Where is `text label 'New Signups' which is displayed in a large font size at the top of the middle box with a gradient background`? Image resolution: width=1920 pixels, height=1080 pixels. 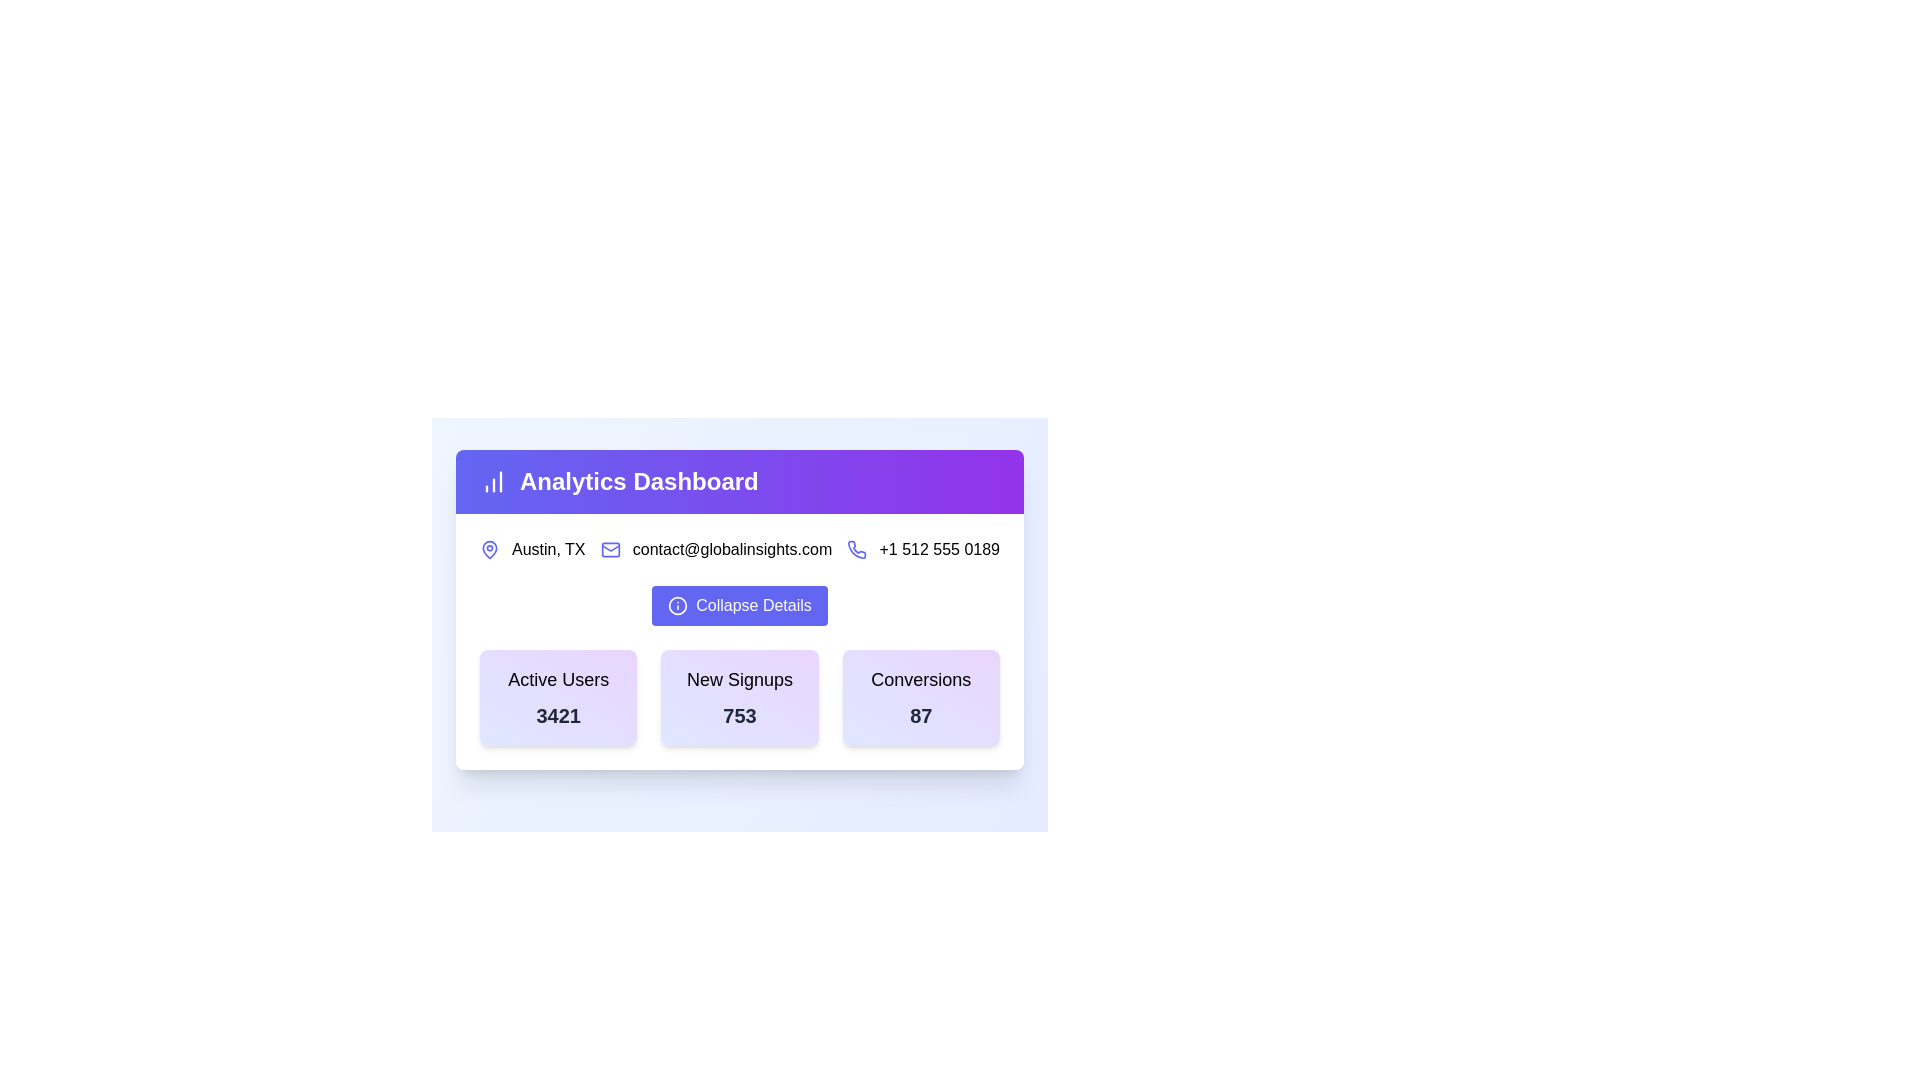
text label 'New Signups' which is displayed in a large font size at the top of the middle box with a gradient background is located at coordinates (738, 678).